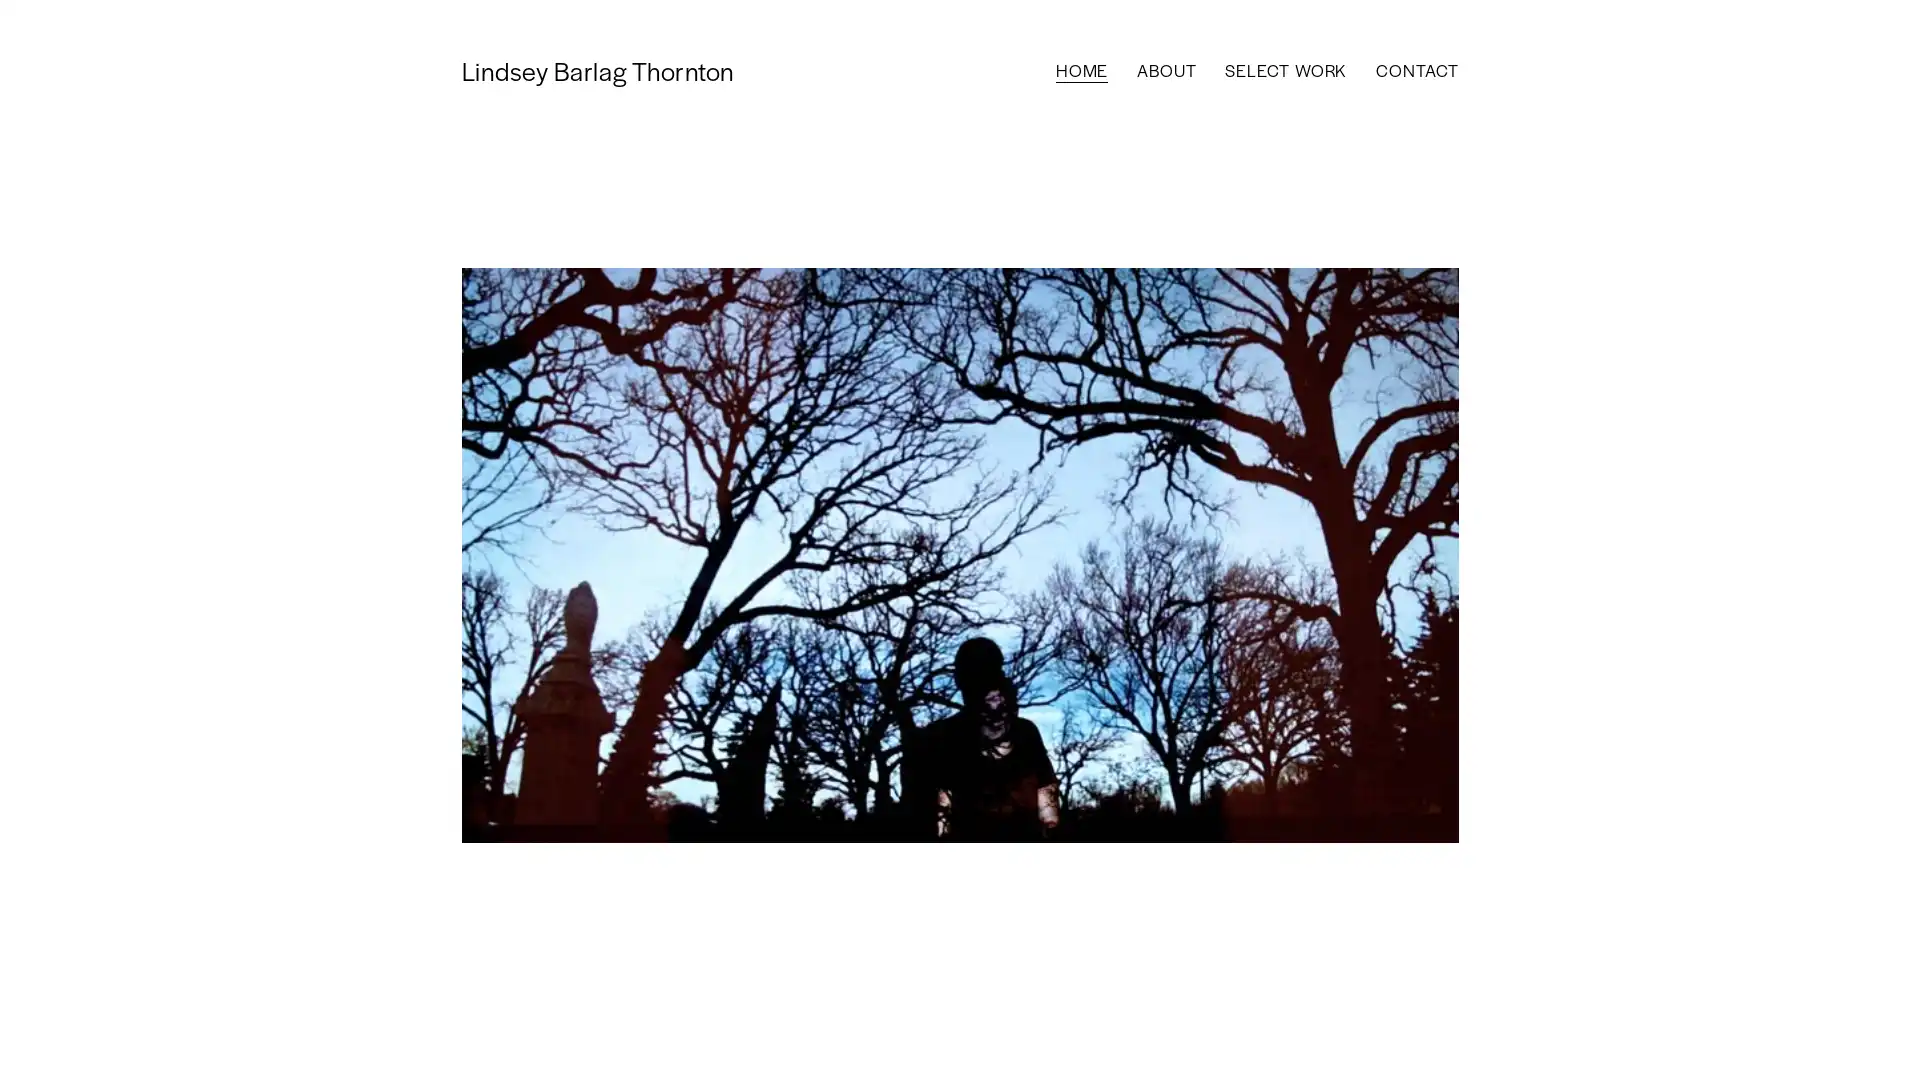 The width and height of the screenshot is (1920, 1080). I want to click on View fullsize, so click(958, 555).